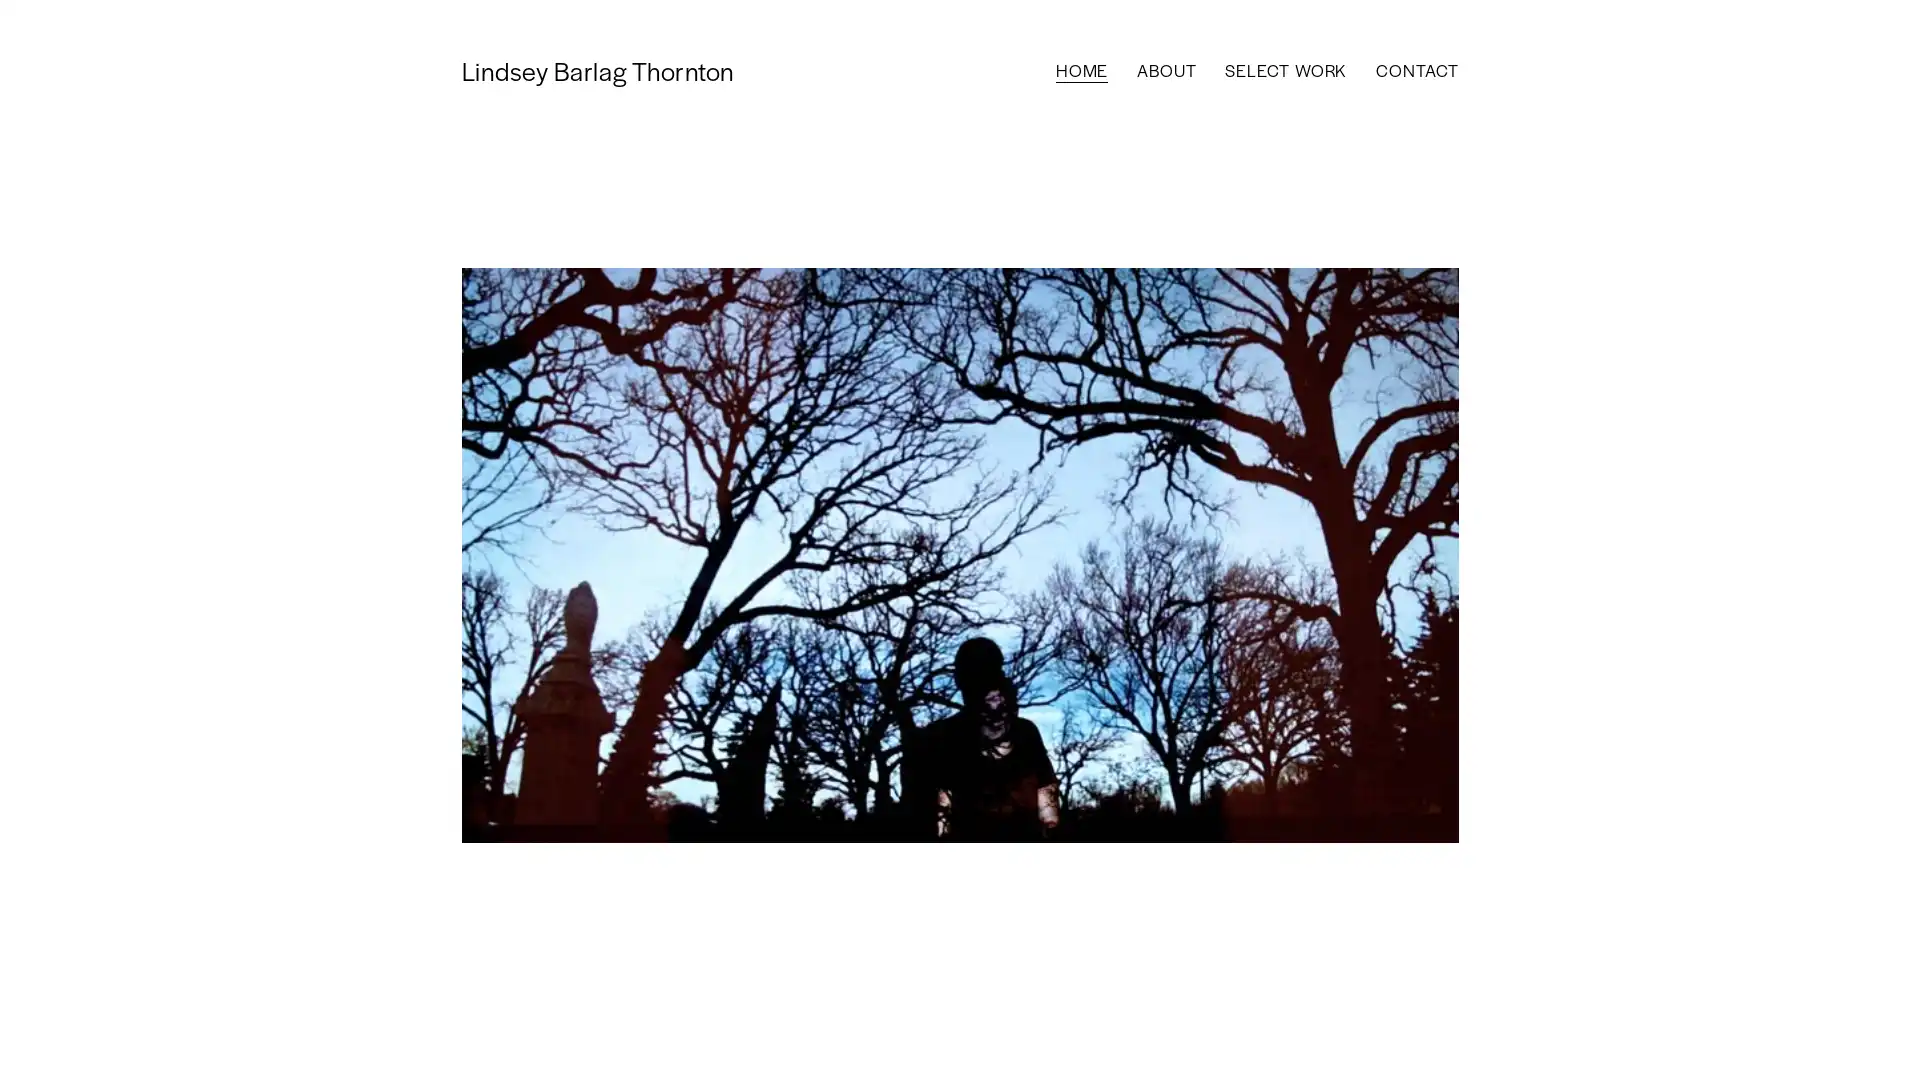 The width and height of the screenshot is (1920, 1080). I want to click on View fullsize, so click(958, 555).